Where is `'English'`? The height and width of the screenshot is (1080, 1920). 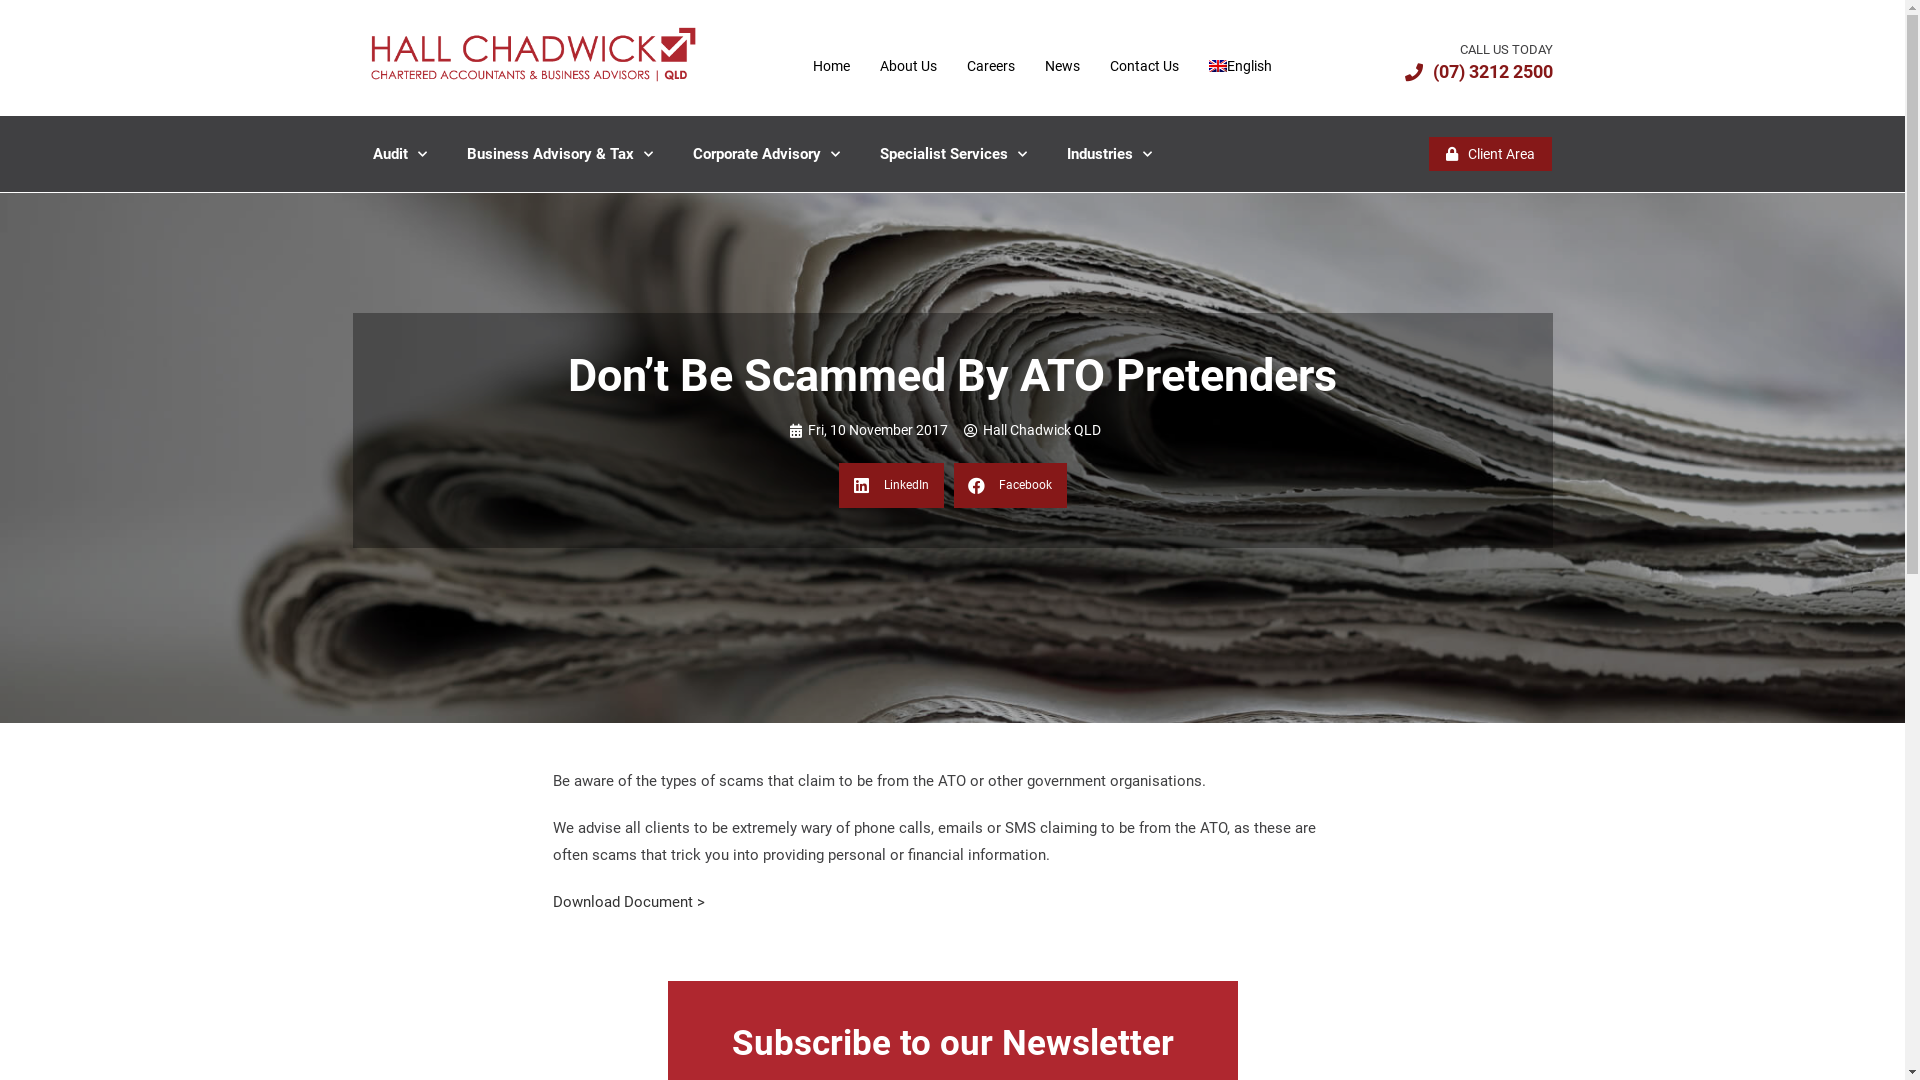 'English' is located at coordinates (1239, 64).